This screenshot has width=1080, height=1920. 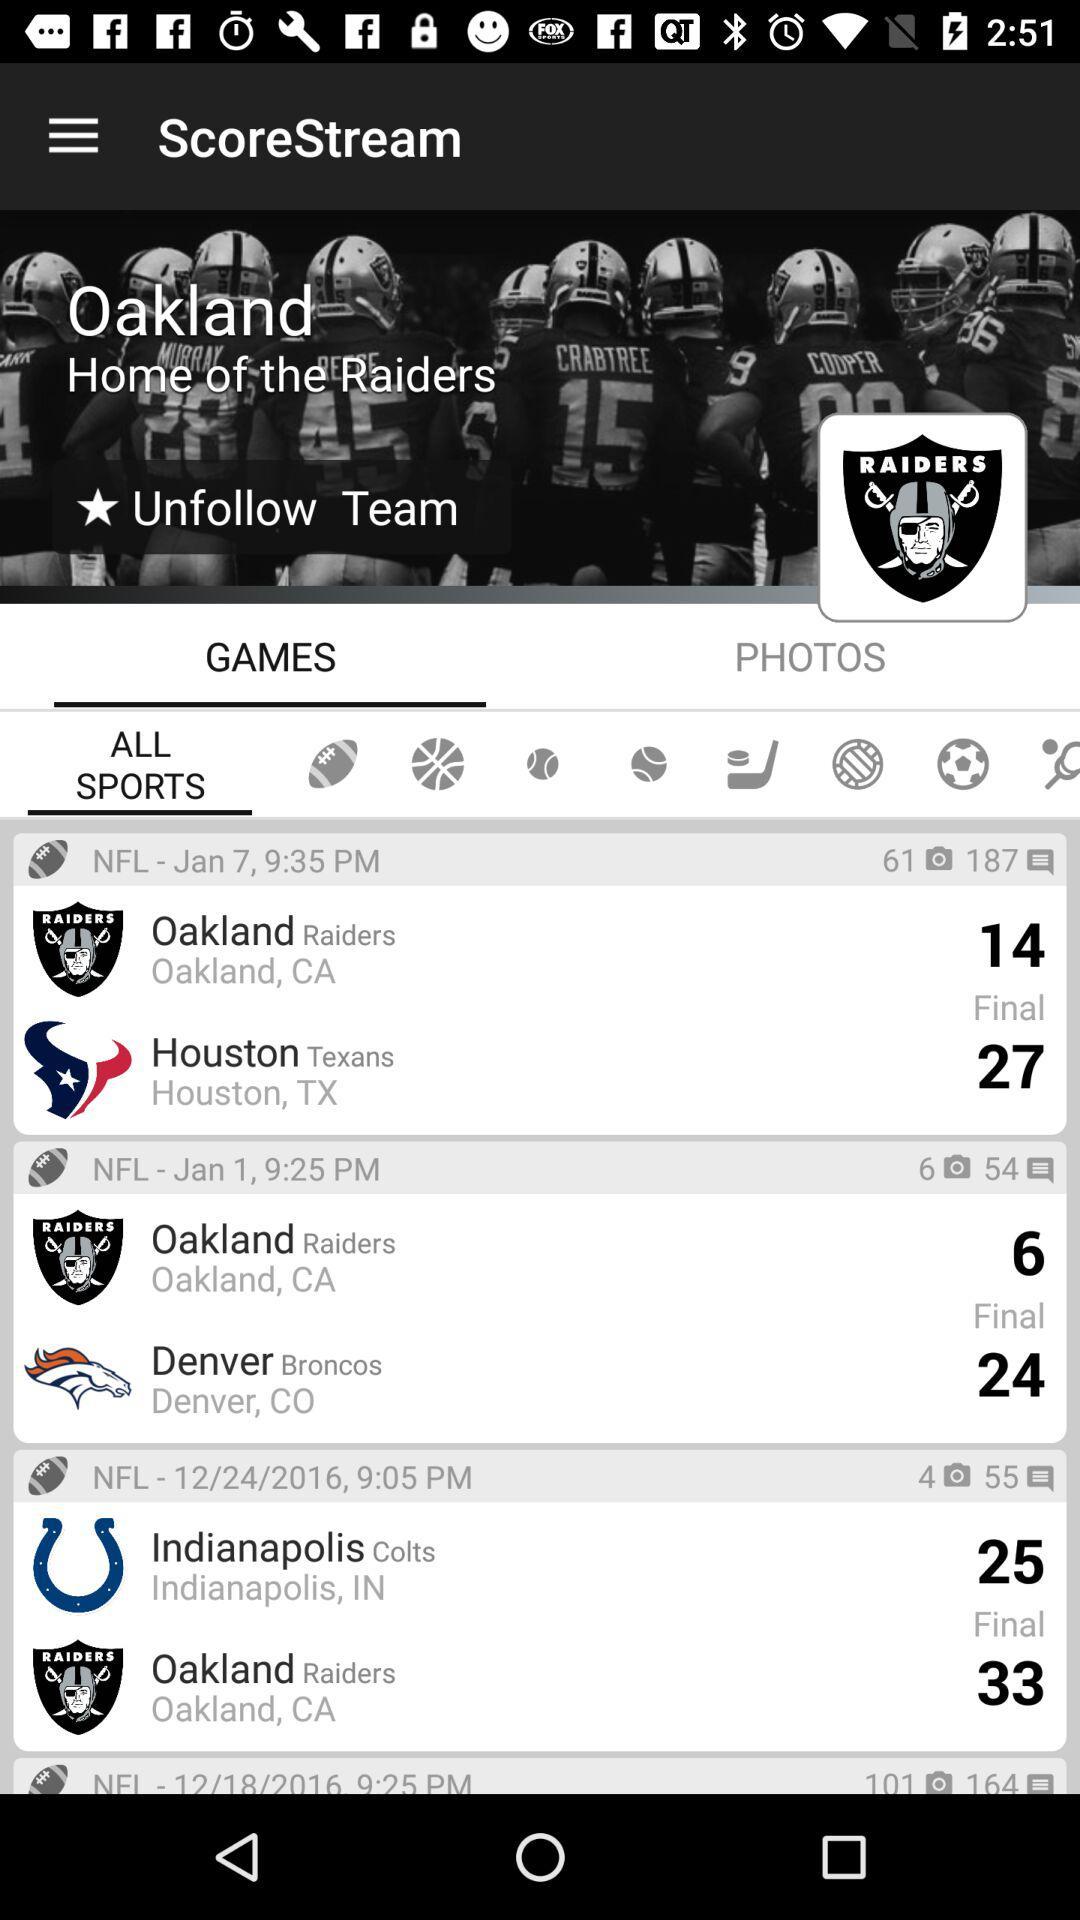 What do you see at coordinates (232, 1398) in the screenshot?
I see `the app below oakland, ca icon` at bounding box center [232, 1398].